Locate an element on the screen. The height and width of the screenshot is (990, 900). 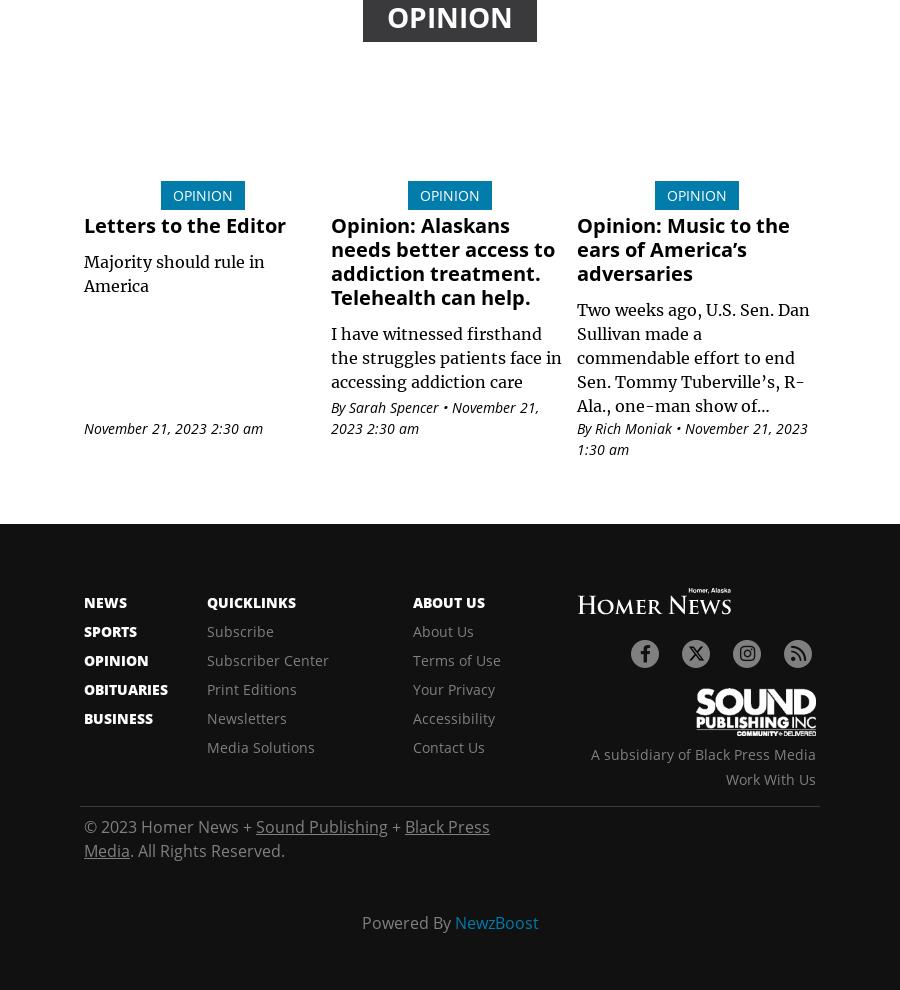
'I have witnessed firsthand the struggles patients face in accessing addiction care' is located at coordinates (445, 357).